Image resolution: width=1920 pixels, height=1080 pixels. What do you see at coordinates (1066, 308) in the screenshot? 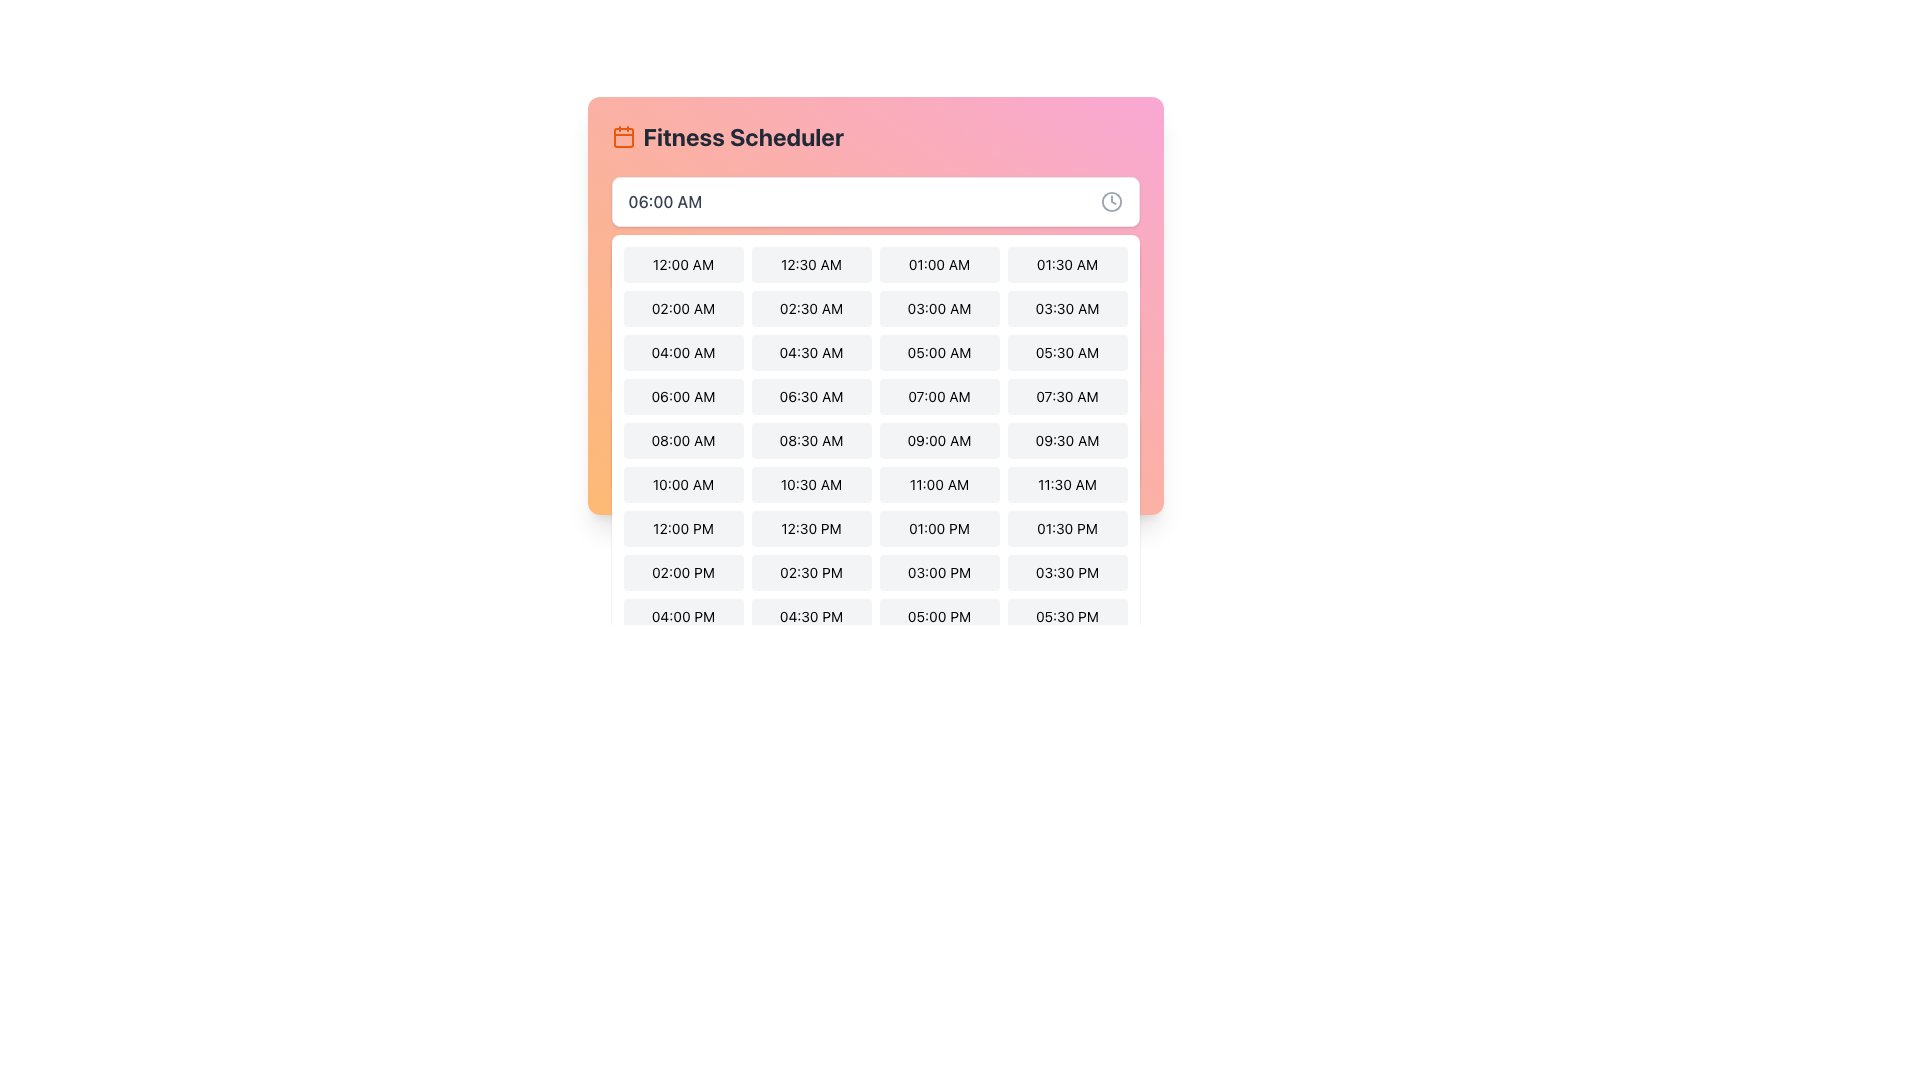
I see `the selectable interactive button for '03:30 AM' located in the second row and fourth column of the dropdown picker under 'Fitness Scheduler' to highlight it for accessibility purposes` at bounding box center [1066, 308].